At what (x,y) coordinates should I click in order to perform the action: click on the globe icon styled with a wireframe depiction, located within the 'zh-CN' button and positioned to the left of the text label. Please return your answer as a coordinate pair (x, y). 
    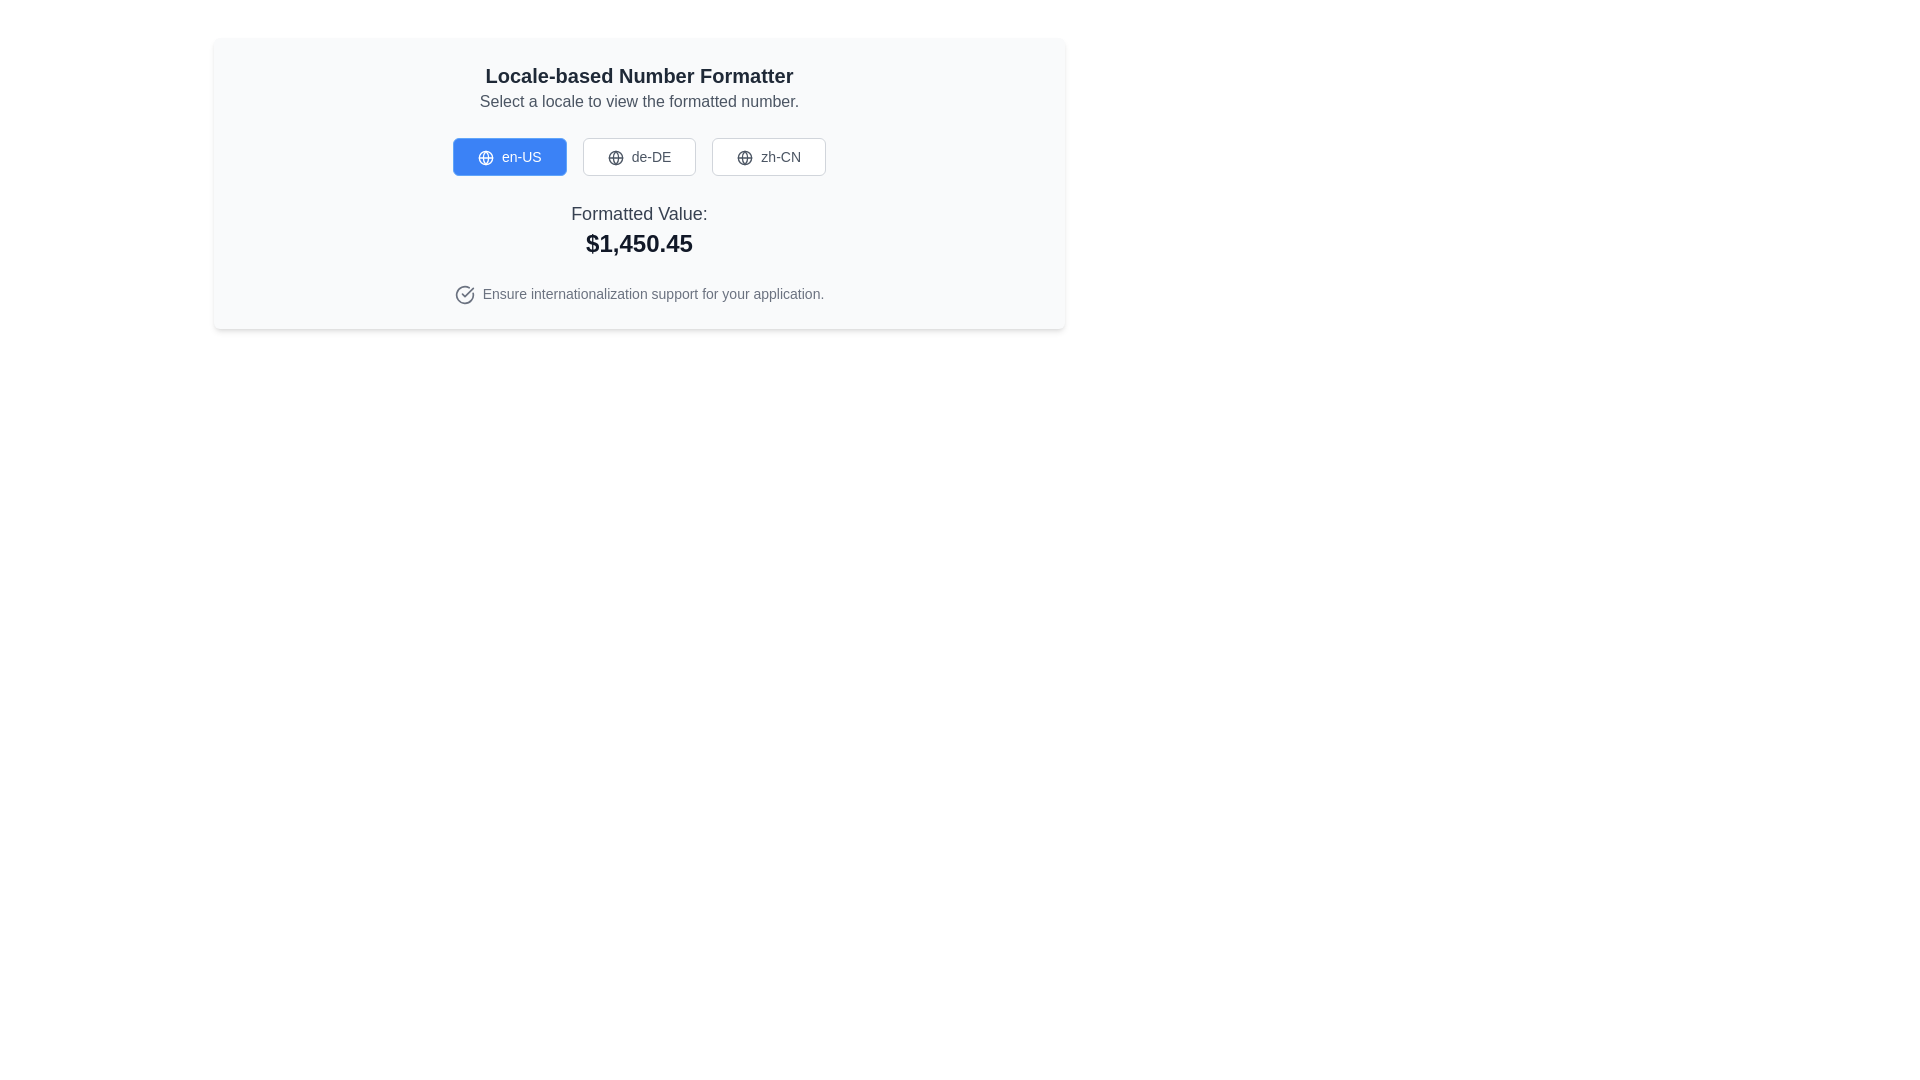
    Looking at the image, I should click on (744, 157).